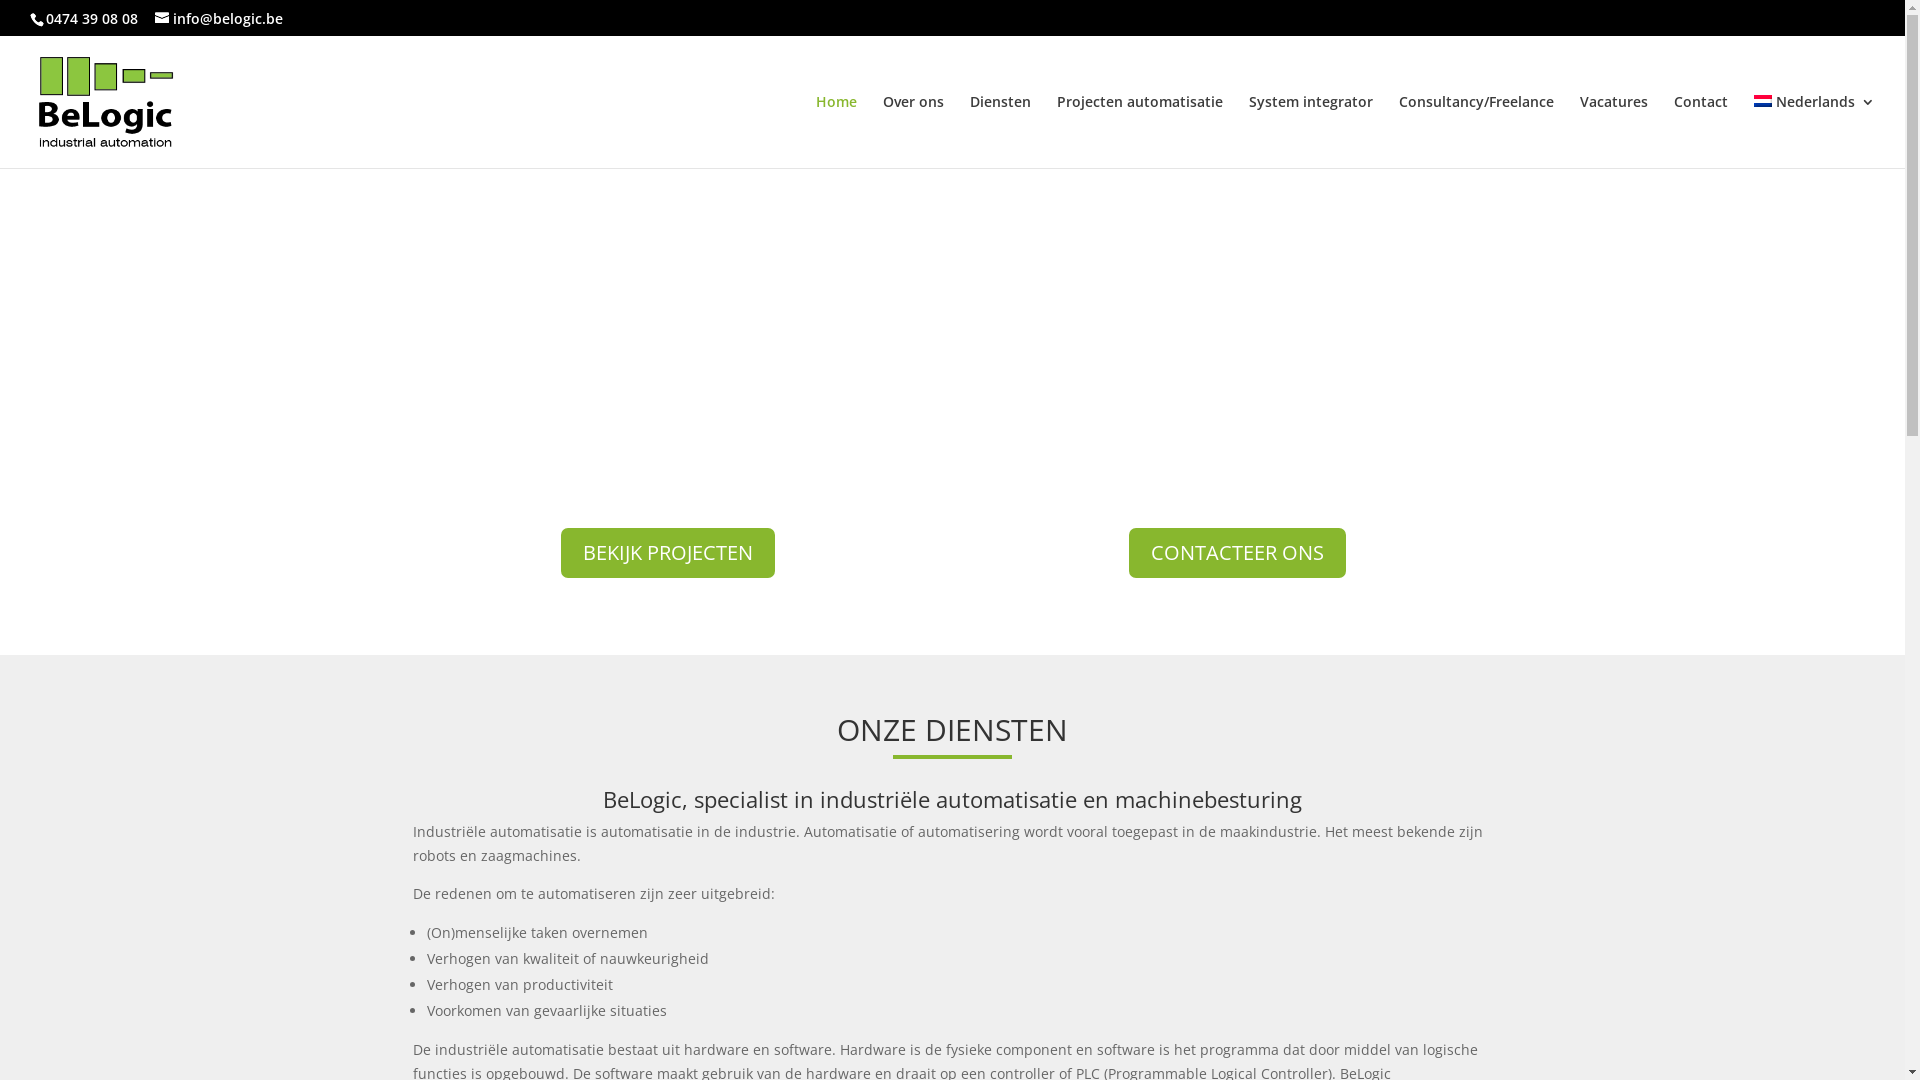  What do you see at coordinates (1140, 131) in the screenshot?
I see `'Projecten automatisatie'` at bounding box center [1140, 131].